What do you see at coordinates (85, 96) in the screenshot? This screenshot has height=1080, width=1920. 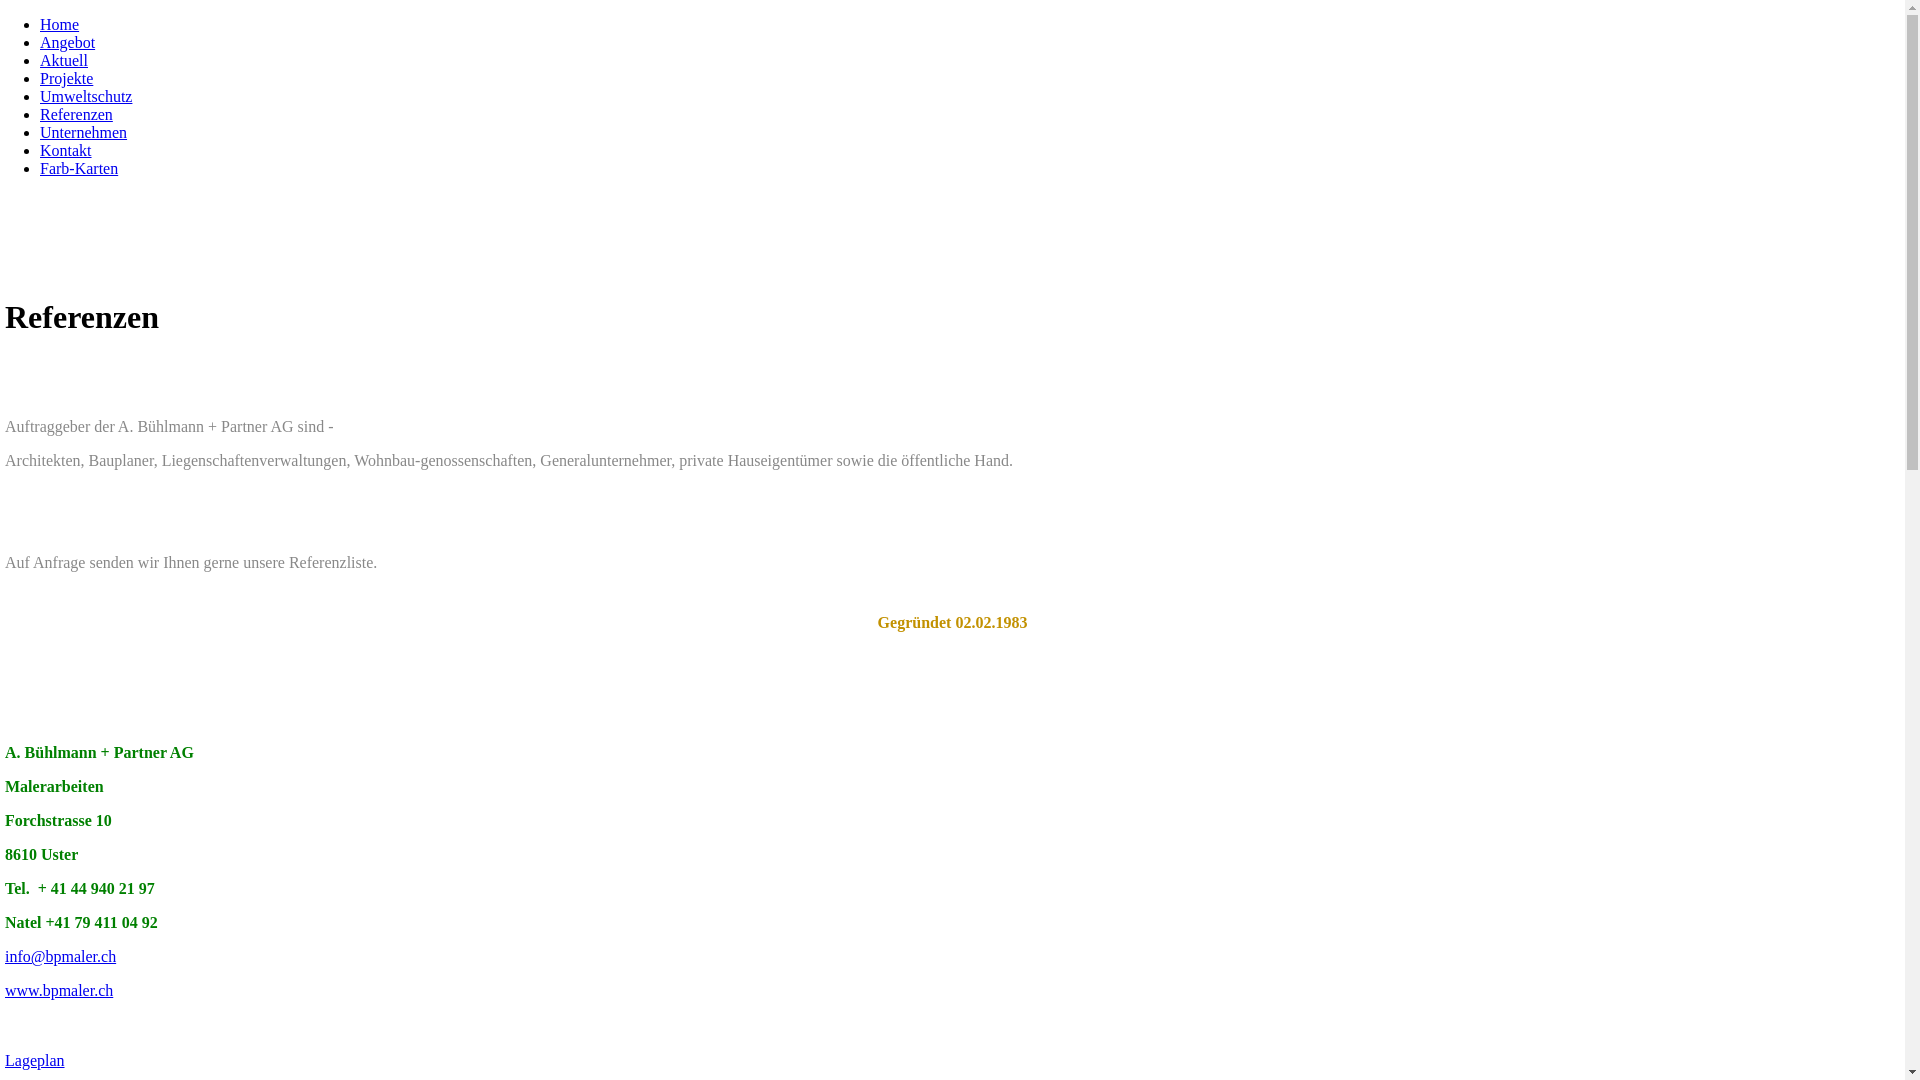 I see `'Umweltschutz'` at bounding box center [85, 96].